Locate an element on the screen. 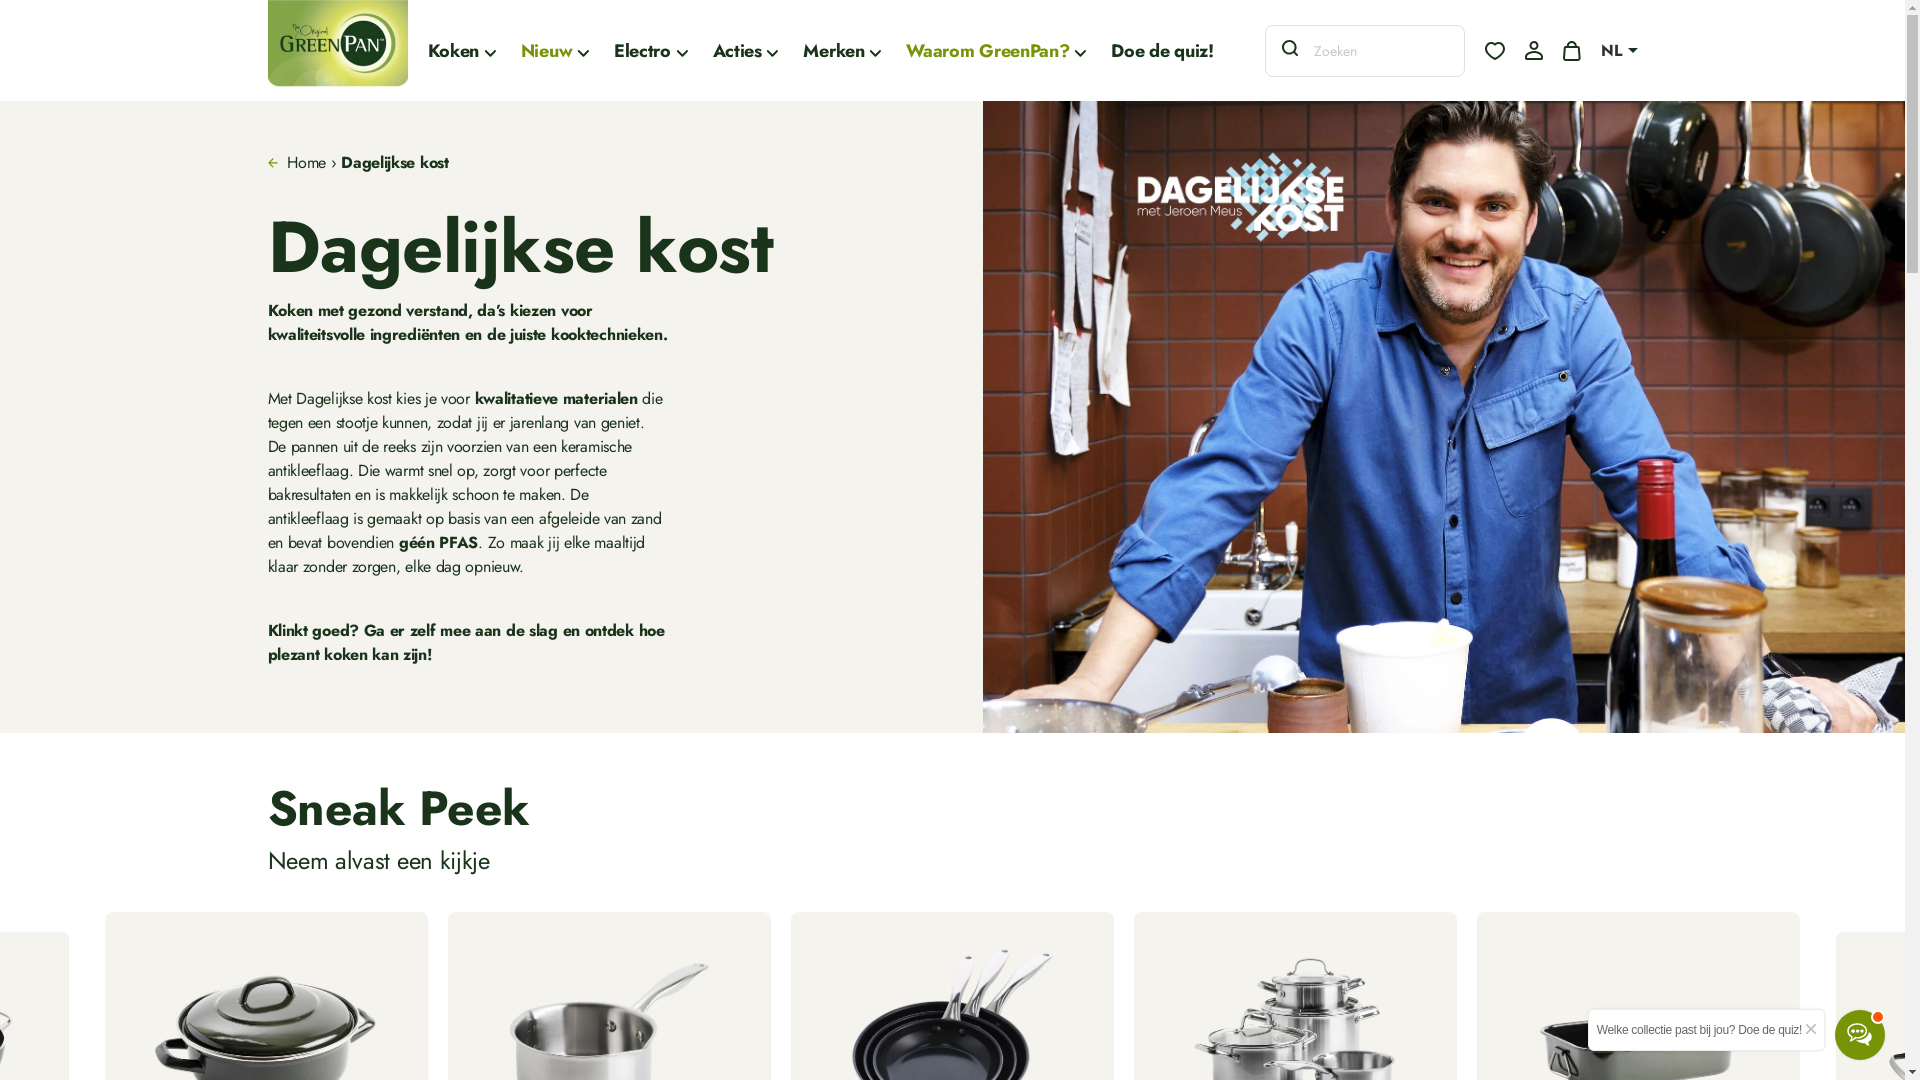  'Electro' is located at coordinates (651, 49).